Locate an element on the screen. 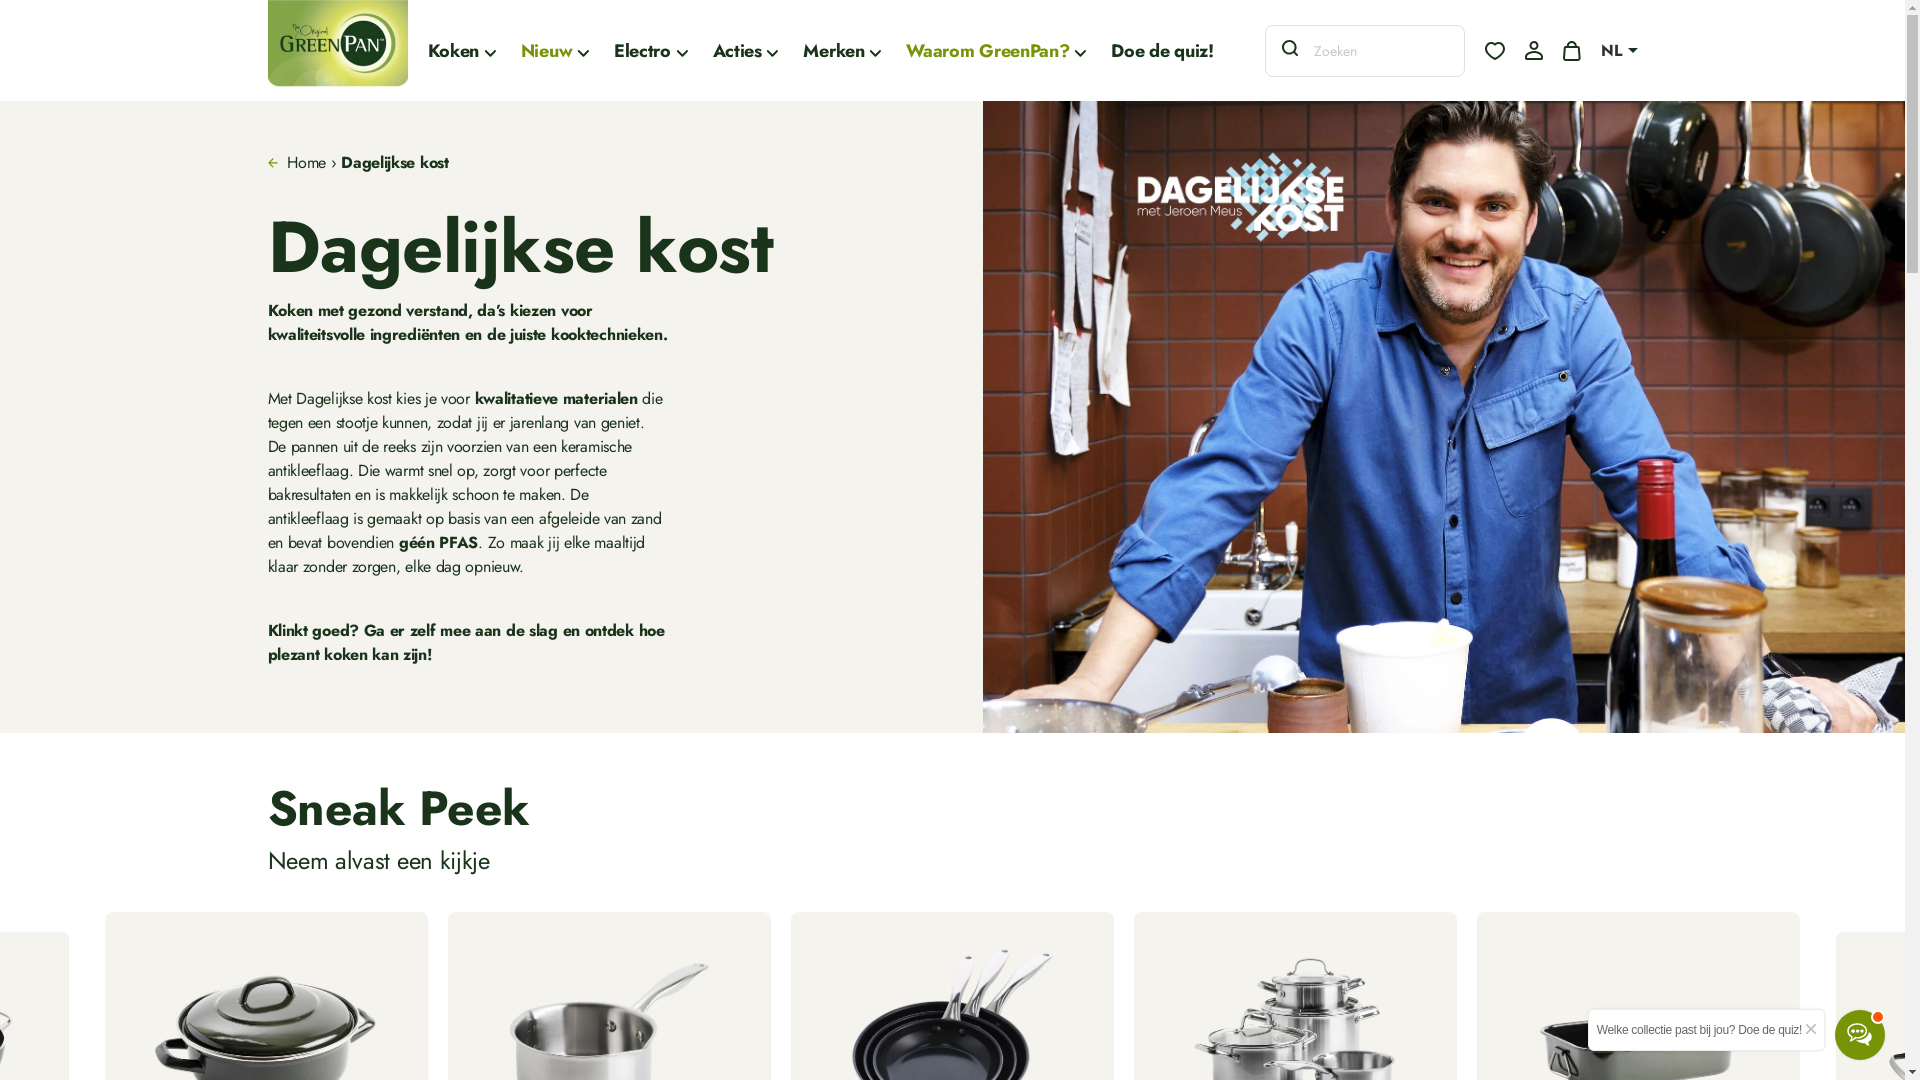  'Electro' is located at coordinates (651, 49).